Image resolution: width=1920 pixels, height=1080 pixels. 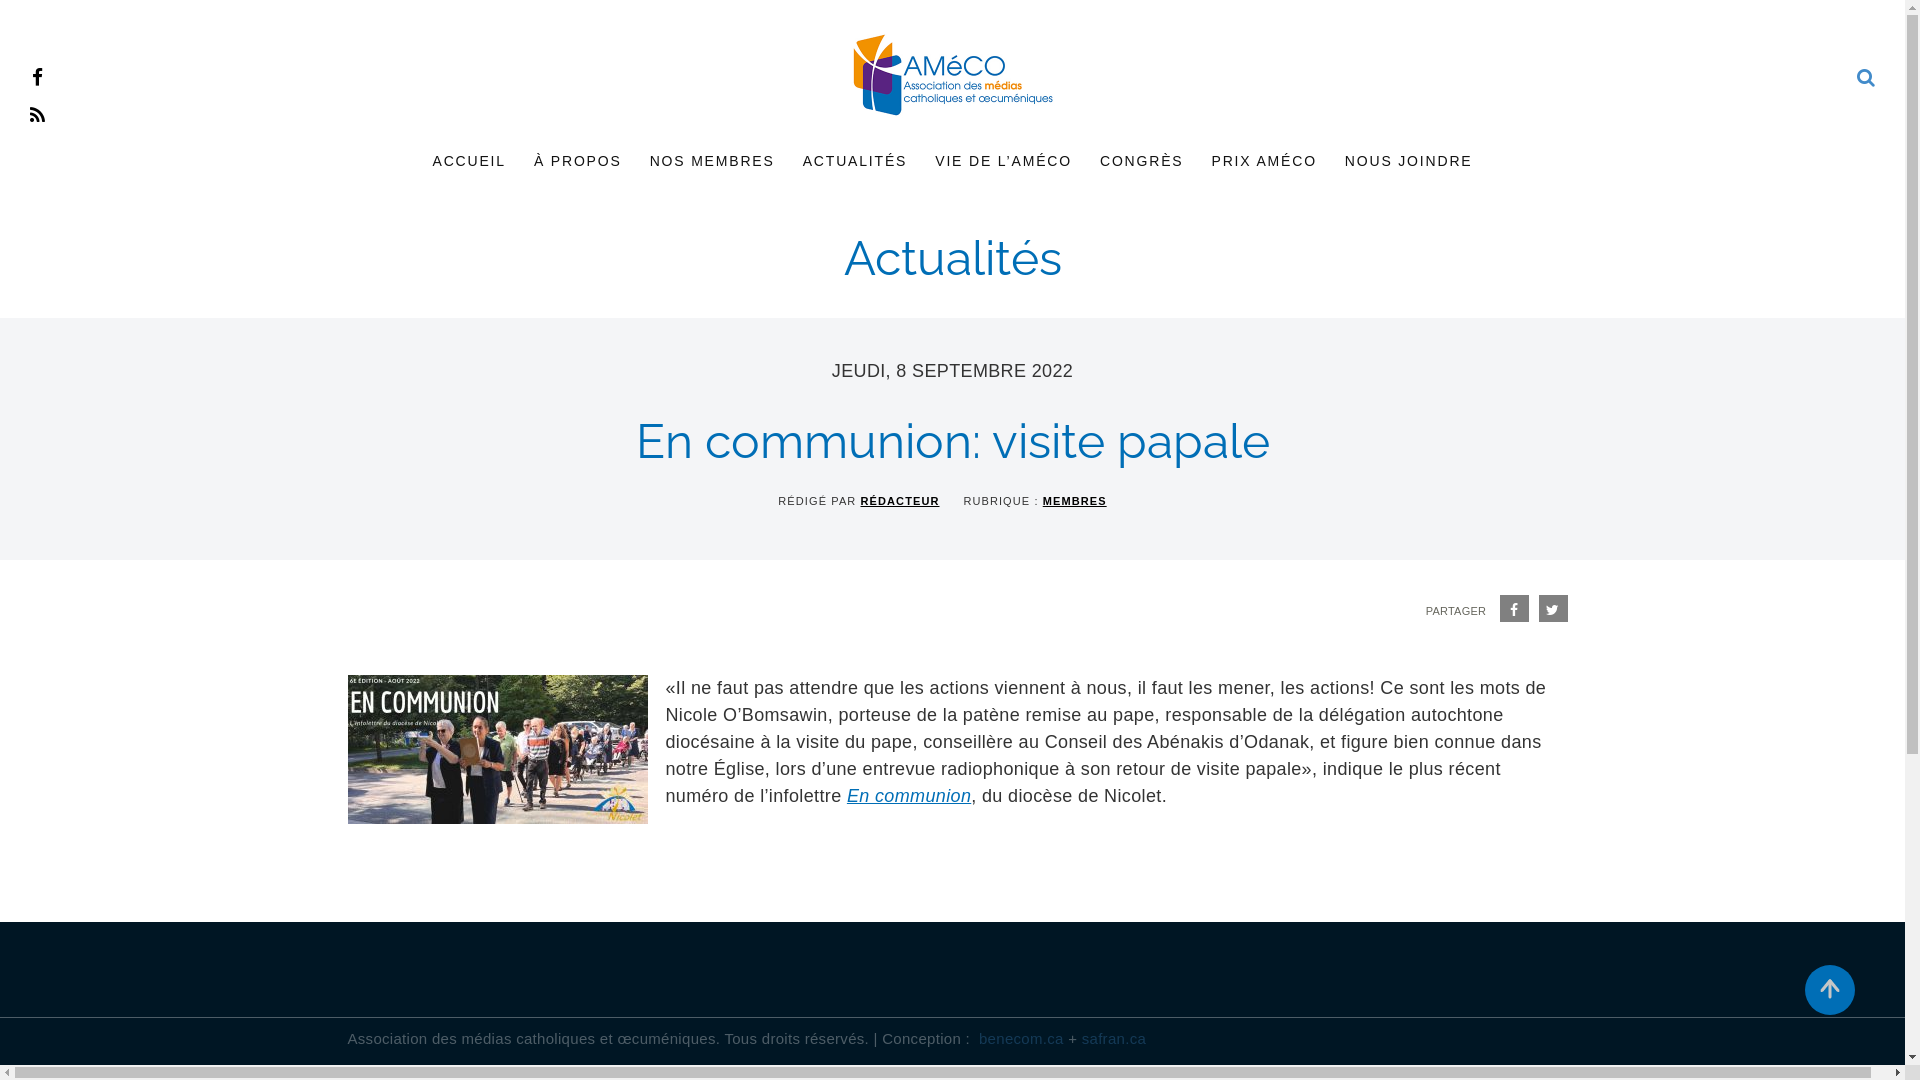 What do you see at coordinates (1074, 500) in the screenshot?
I see `'MEMBRES'` at bounding box center [1074, 500].